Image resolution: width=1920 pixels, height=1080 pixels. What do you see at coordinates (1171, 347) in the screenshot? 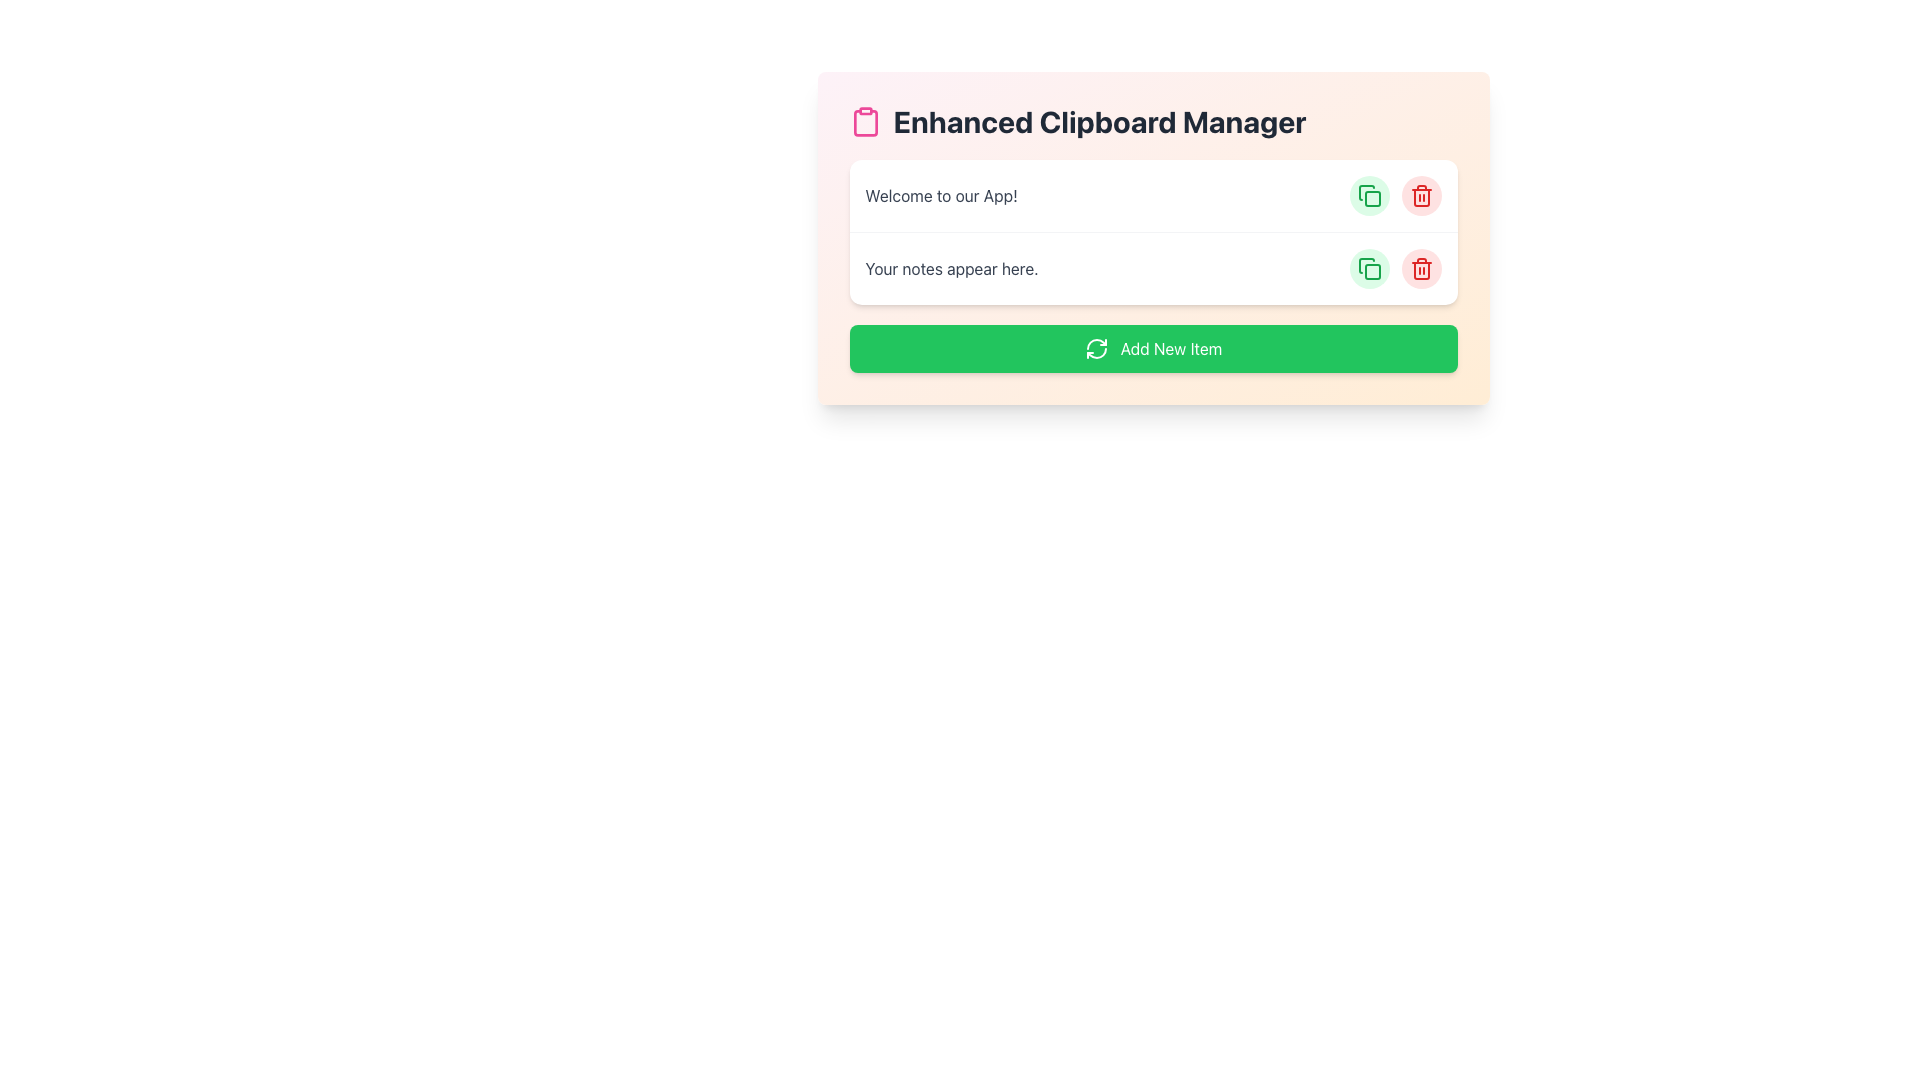
I see `text content 'Add New Item' from the text label with a white font over a green rectangular background, located towards the bottom of the interface` at bounding box center [1171, 347].